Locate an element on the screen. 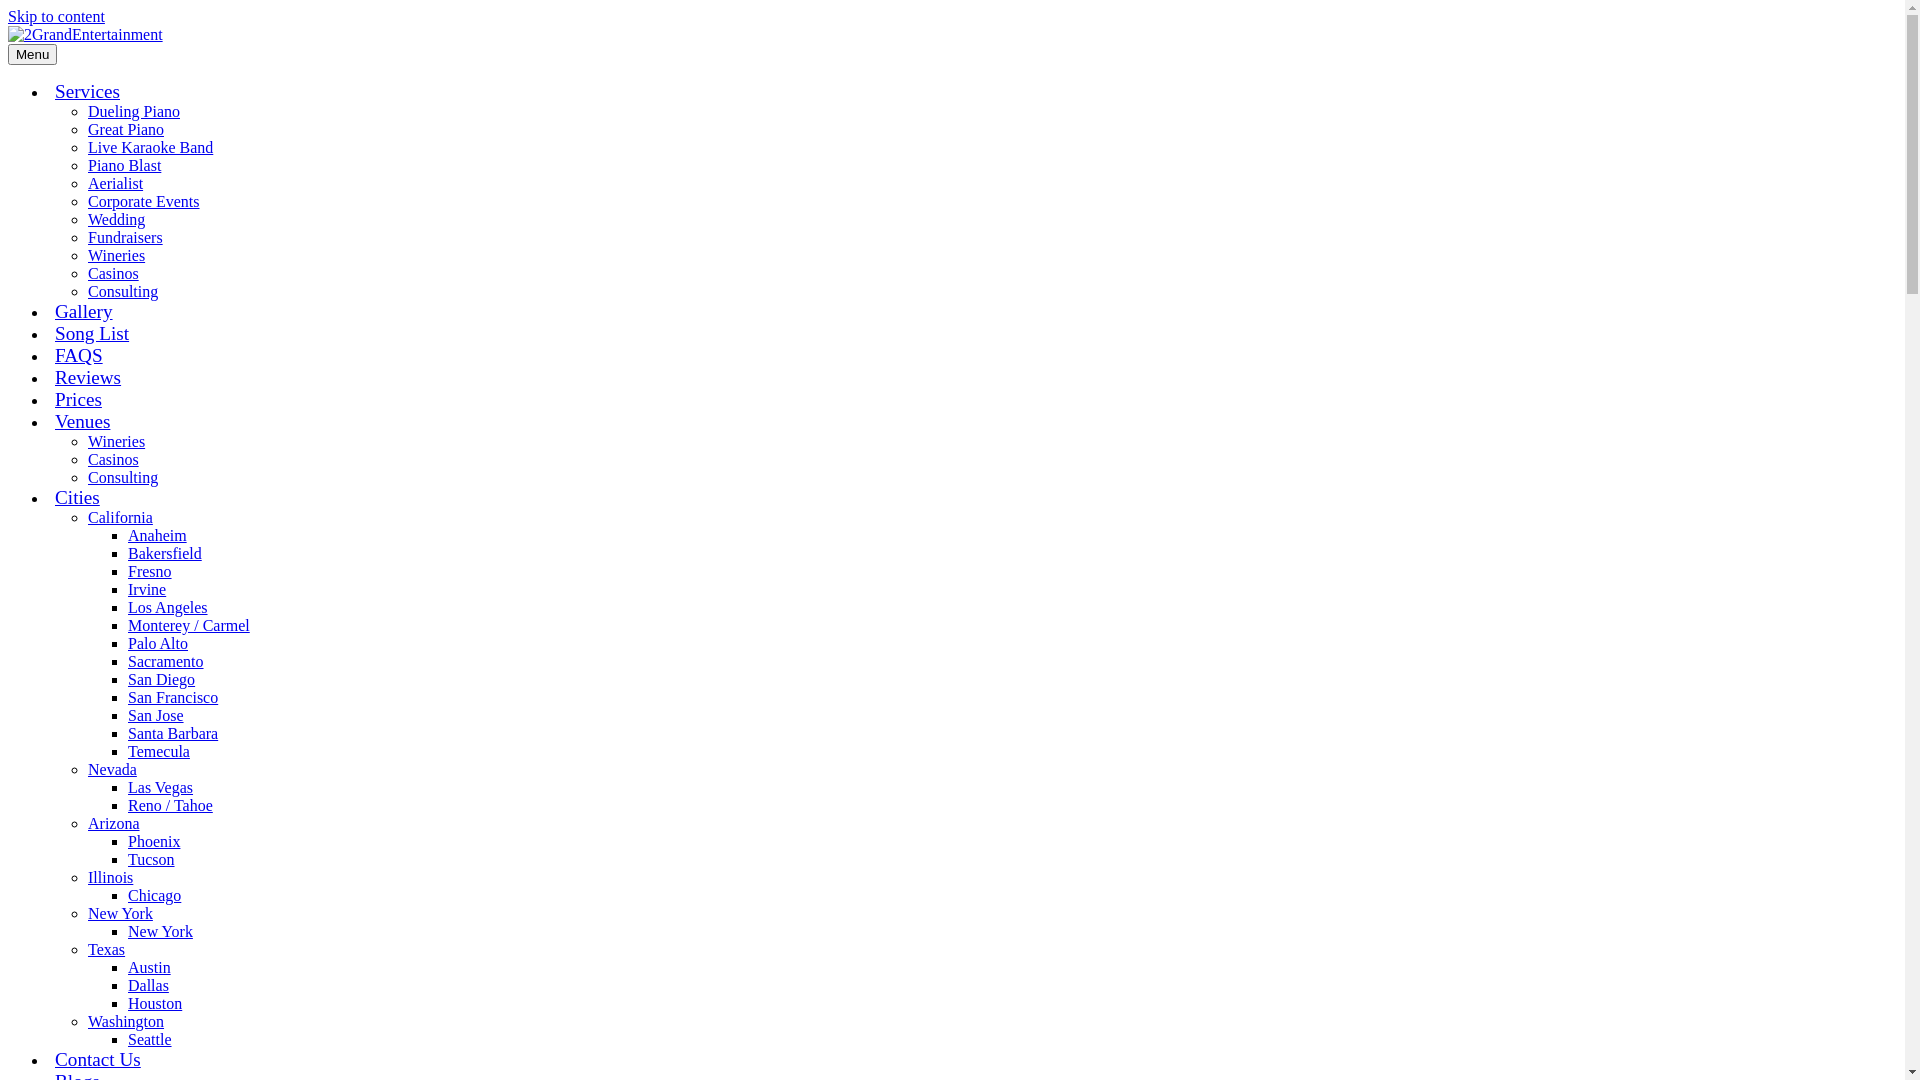 This screenshot has width=1920, height=1080. 'Consulting' is located at coordinates (122, 477).